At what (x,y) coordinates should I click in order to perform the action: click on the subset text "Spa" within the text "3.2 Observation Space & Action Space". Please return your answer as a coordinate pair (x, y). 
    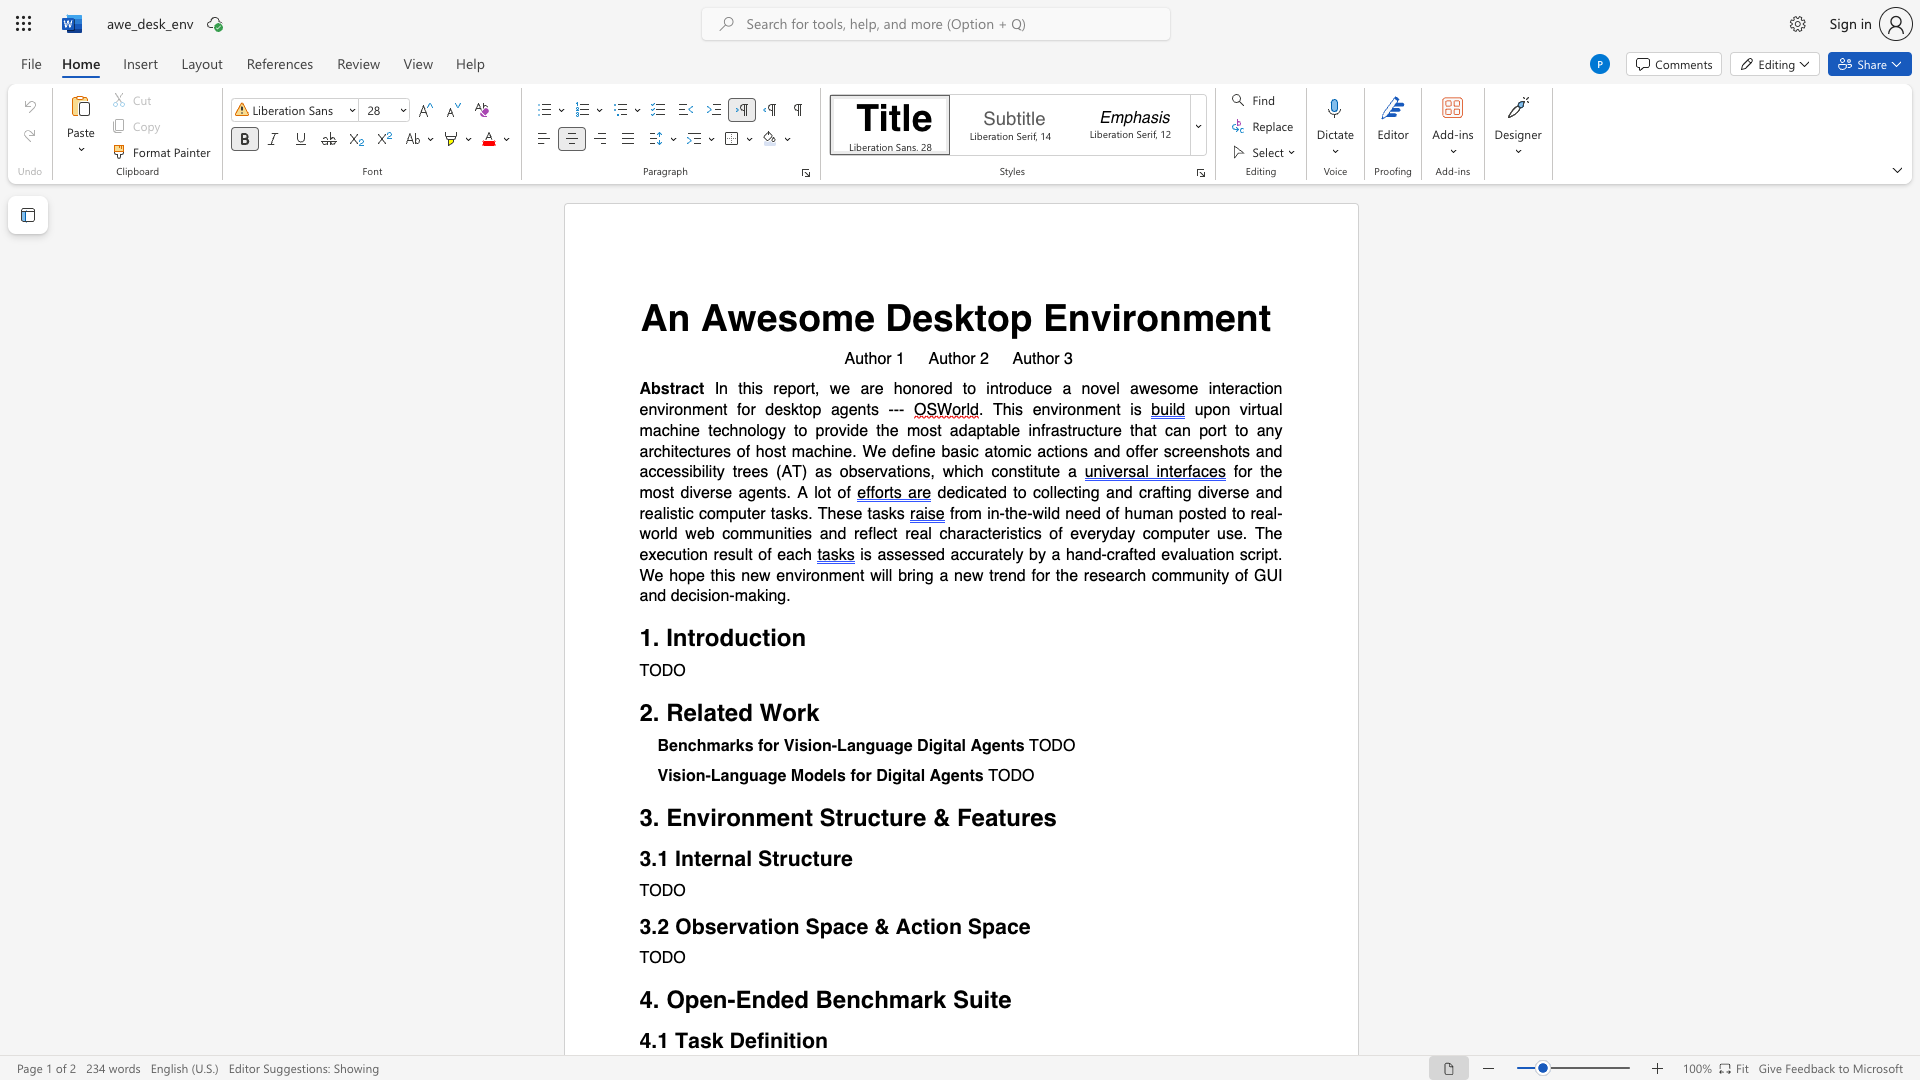
    Looking at the image, I should click on (967, 926).